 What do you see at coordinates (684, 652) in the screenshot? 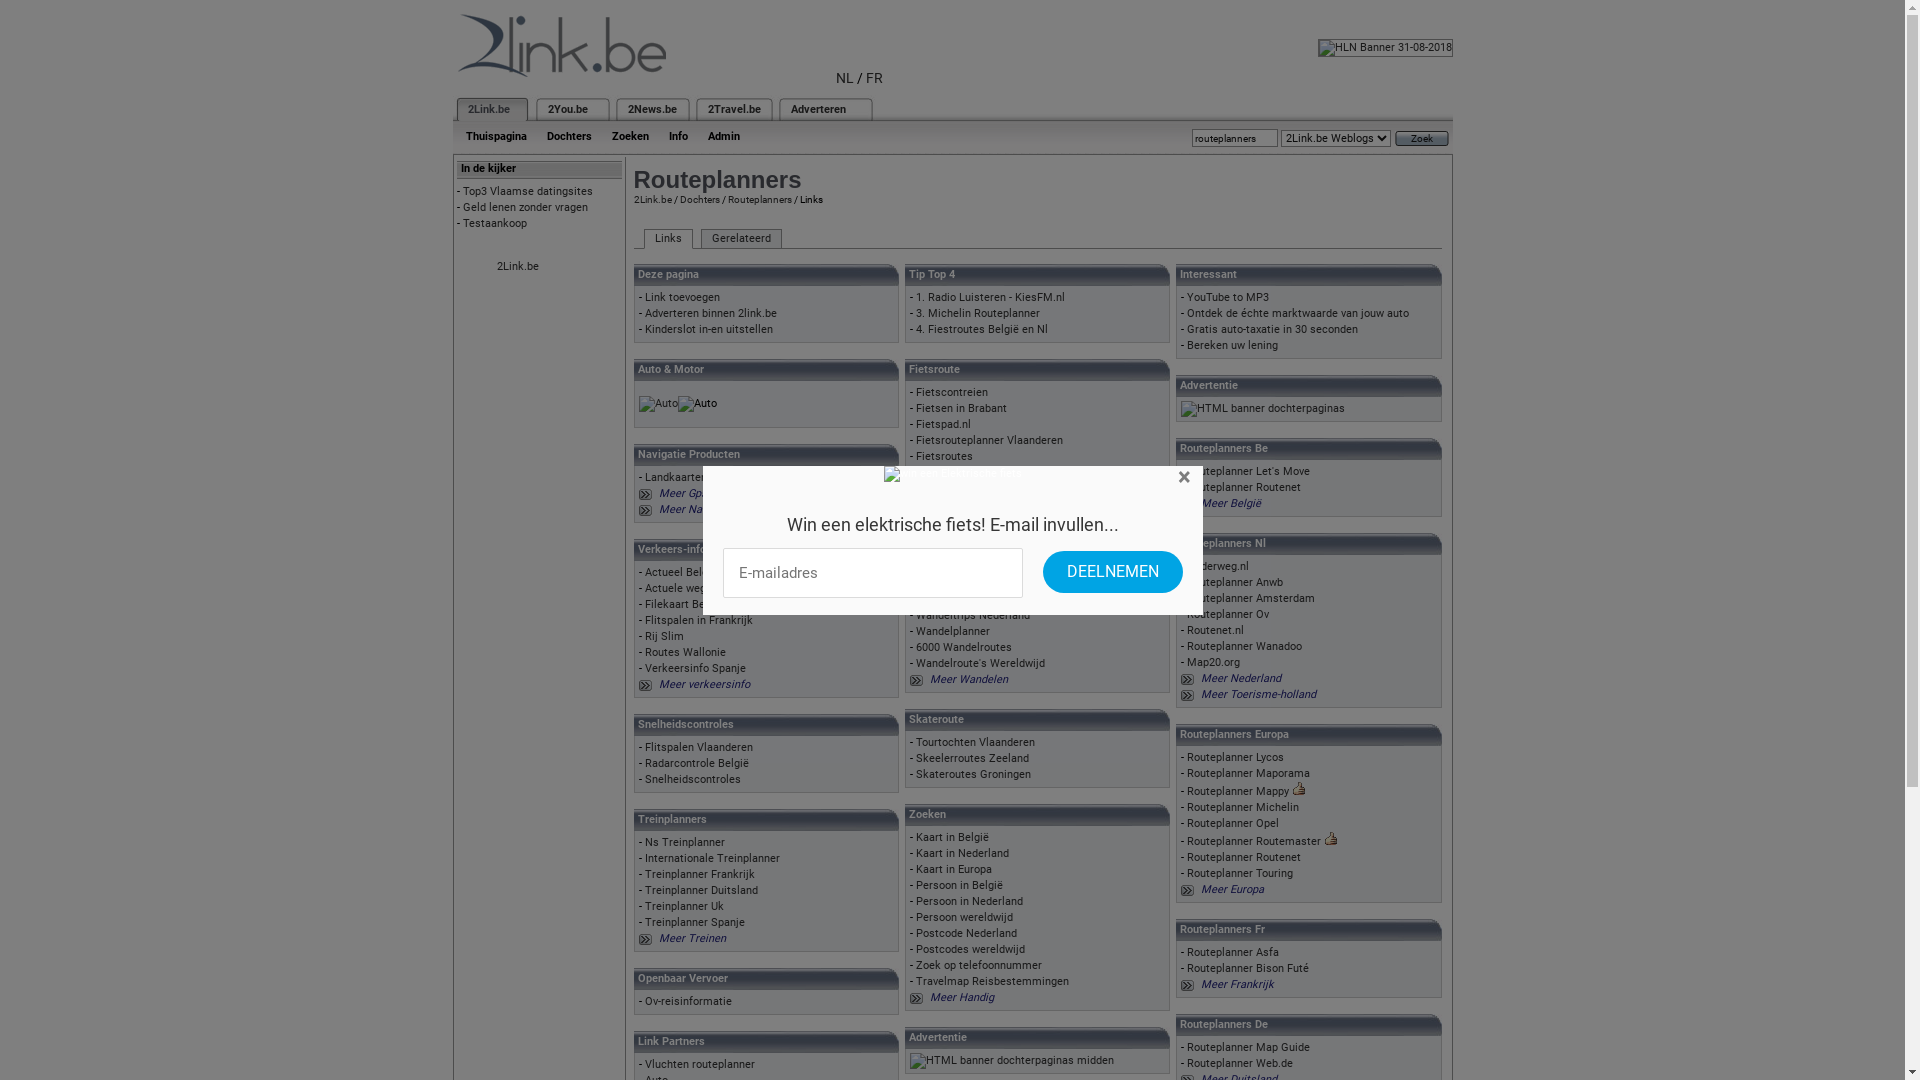
I see `'Routes Wallonie'` at bounding box center [684, 652].